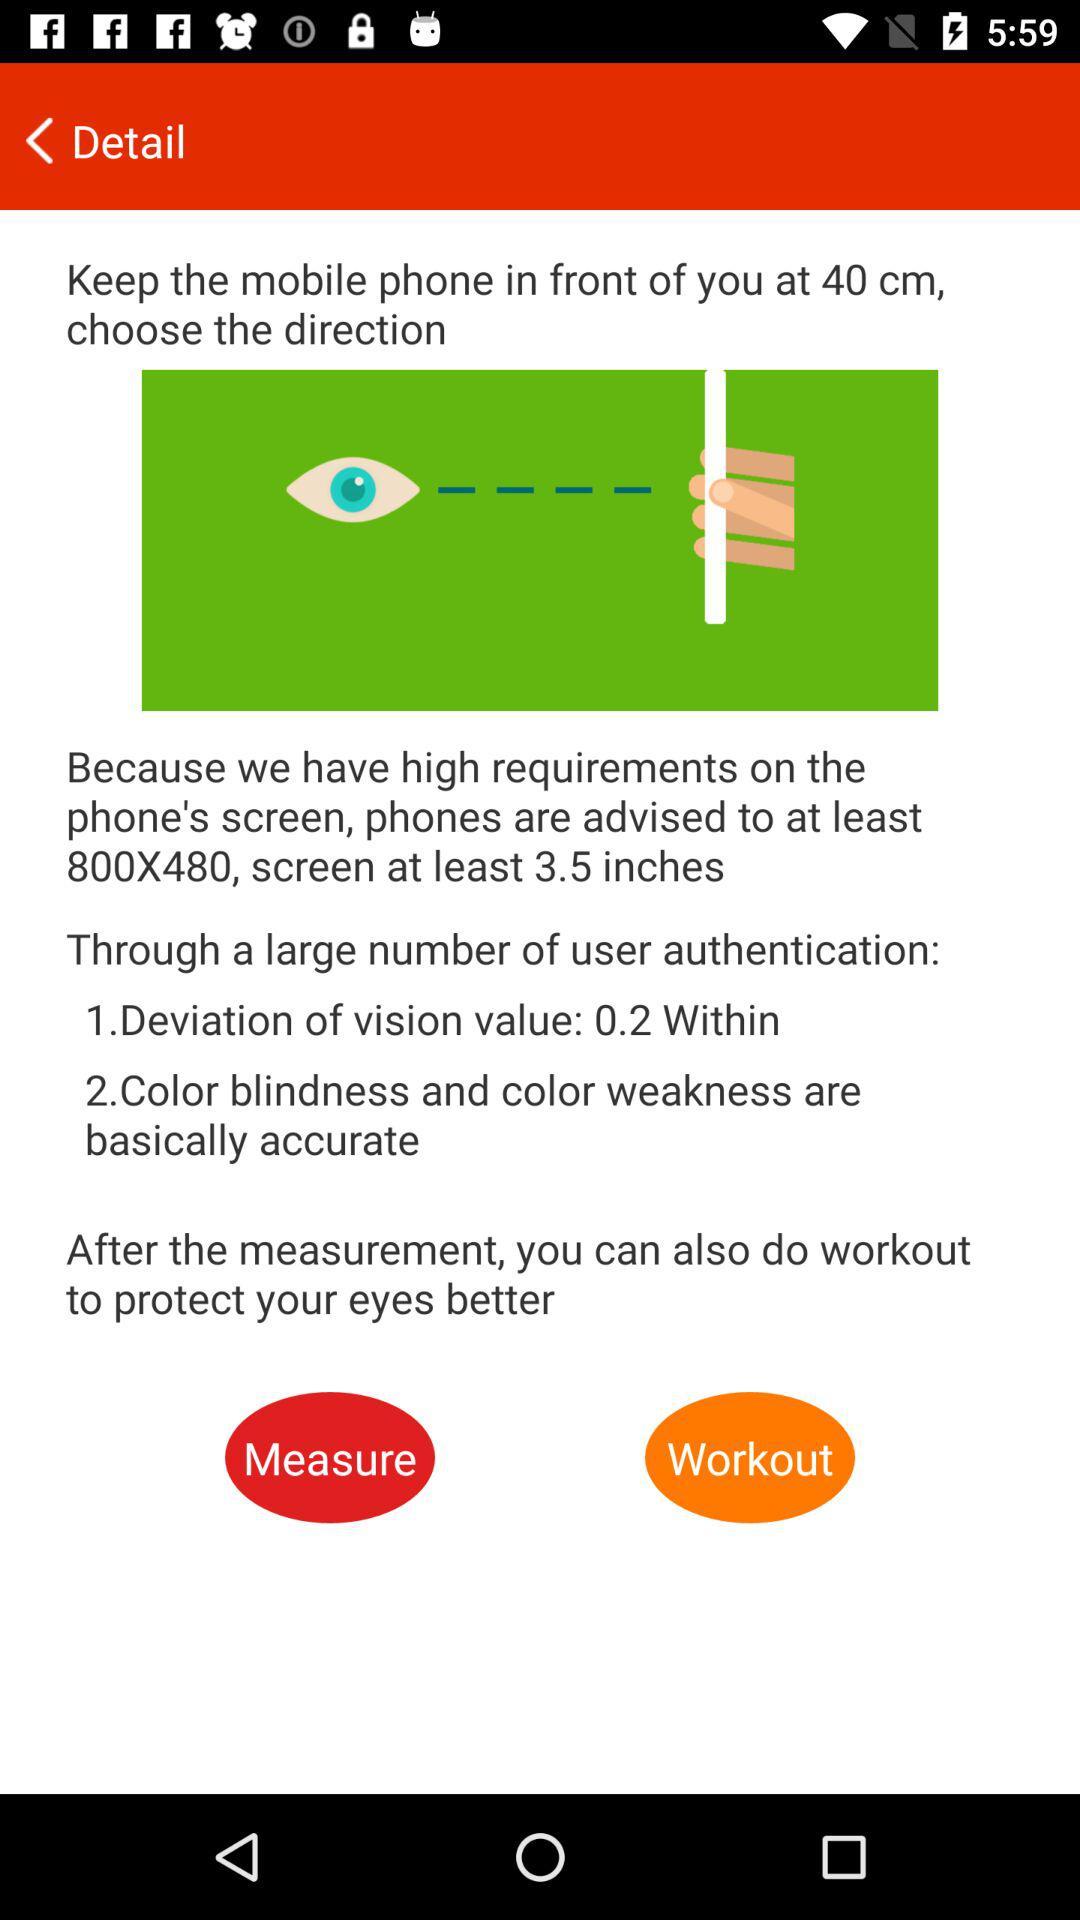 This screenshot has width=1080, height=1920. I want to click on detail item, so click(525, 139).